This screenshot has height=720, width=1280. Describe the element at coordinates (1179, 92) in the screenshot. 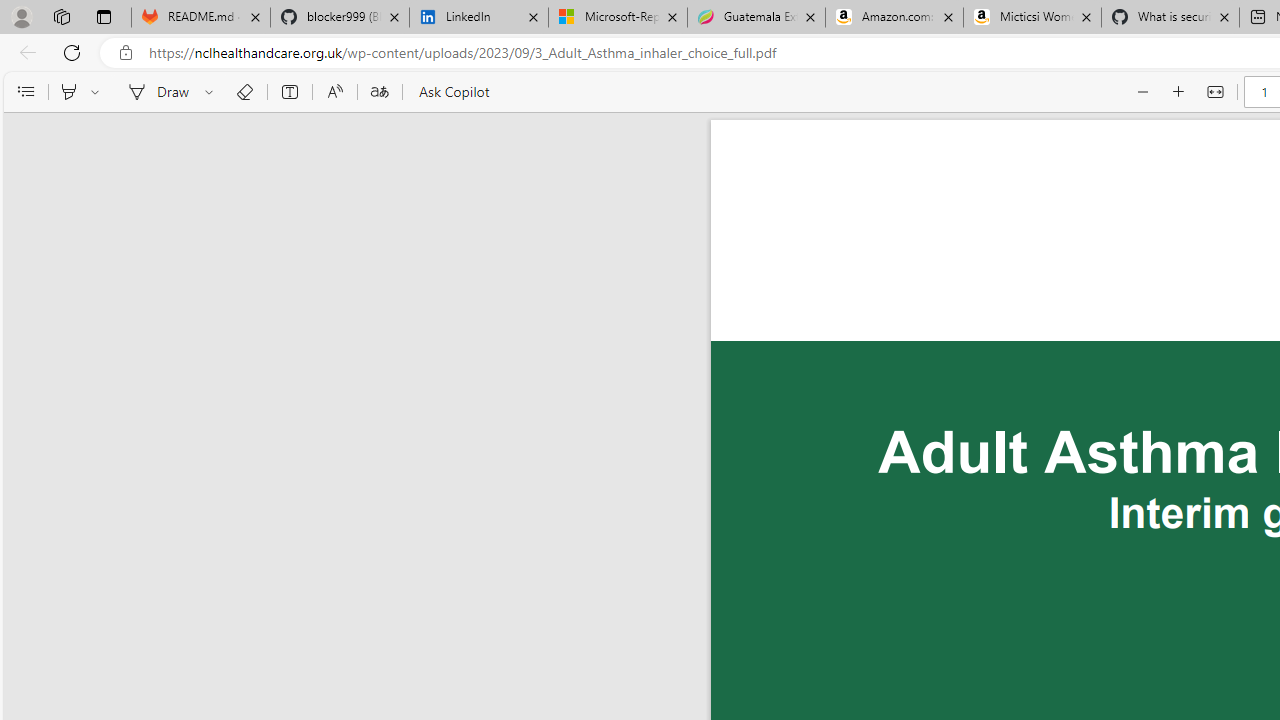

I see `'Zoom in (Ctrl+Plus key)'` at that location.